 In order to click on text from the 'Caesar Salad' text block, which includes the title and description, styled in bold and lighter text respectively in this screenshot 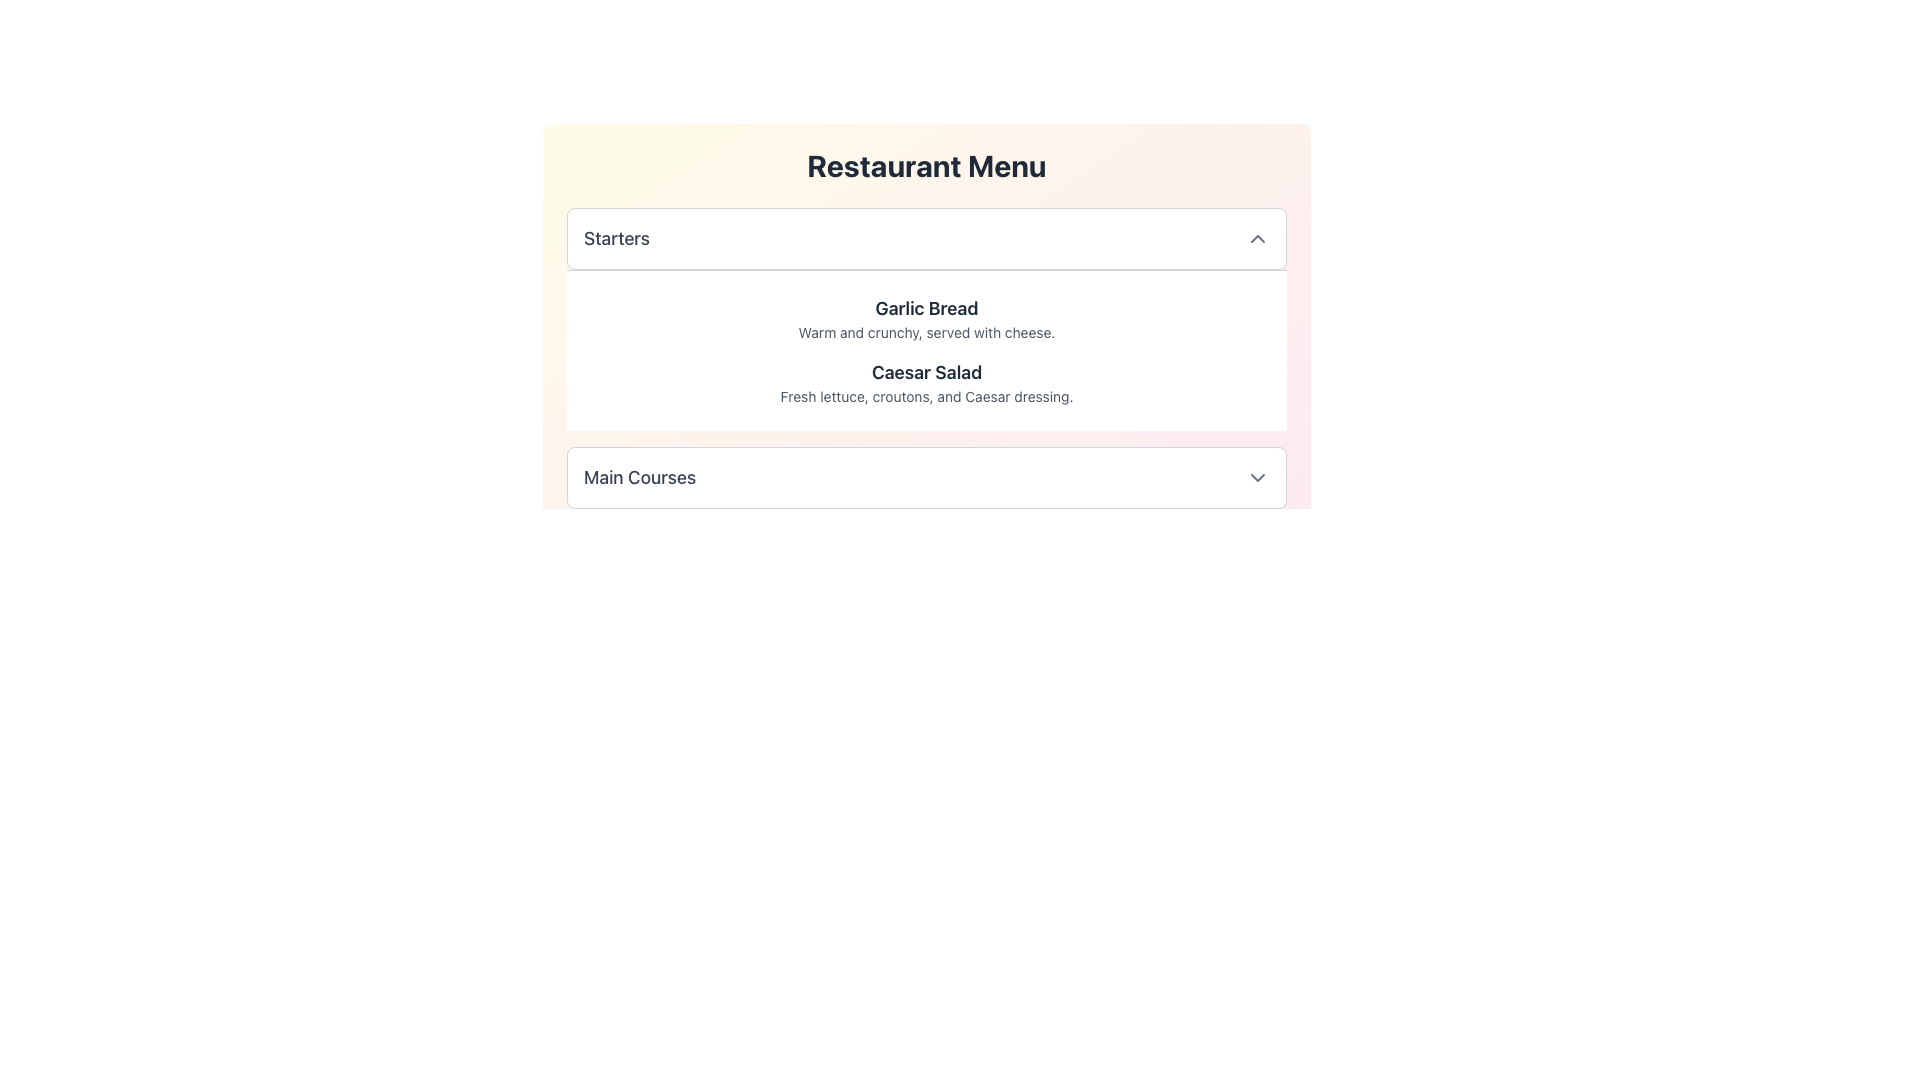, I will do `click(925, 382)`.